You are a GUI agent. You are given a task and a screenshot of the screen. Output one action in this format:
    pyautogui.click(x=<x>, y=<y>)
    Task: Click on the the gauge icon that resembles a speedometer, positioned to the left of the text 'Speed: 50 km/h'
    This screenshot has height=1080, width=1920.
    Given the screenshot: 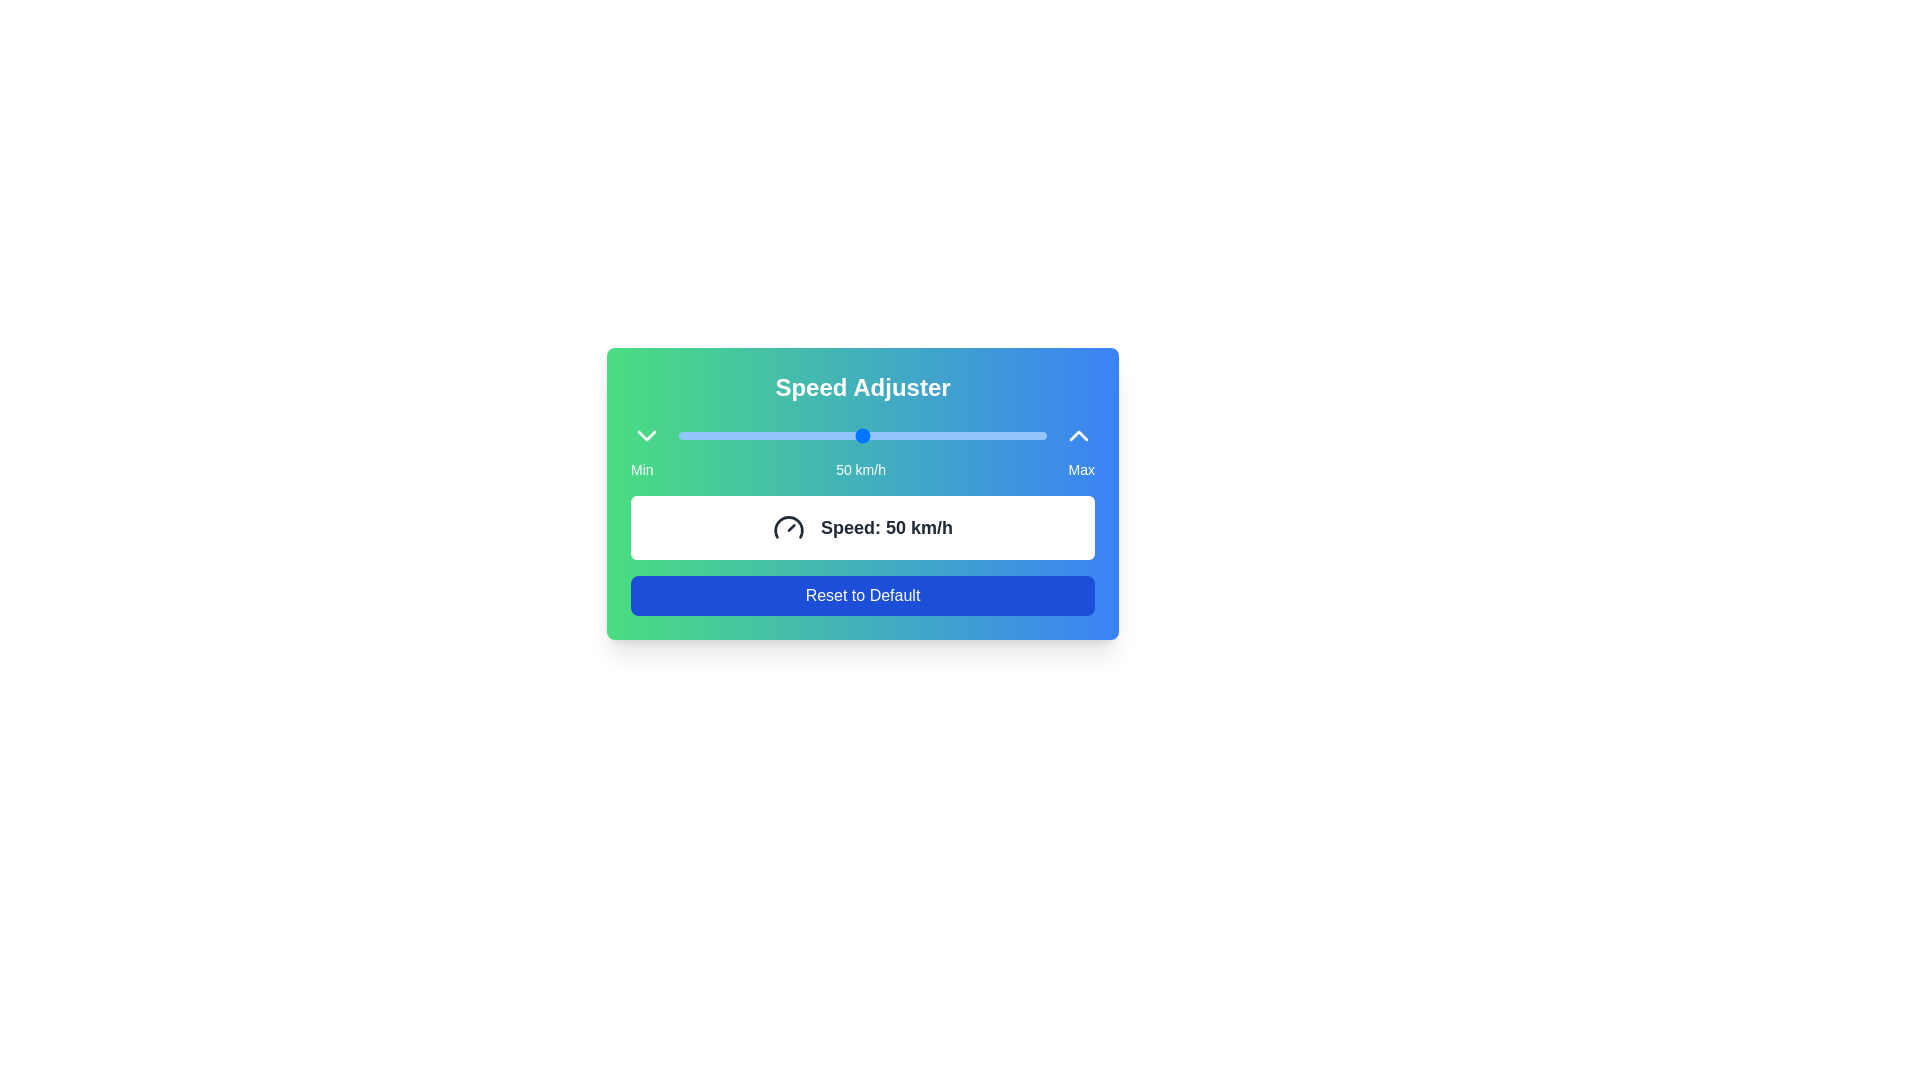 What is the action you would take?
    pyautogui.click(x=787, y=527)
    